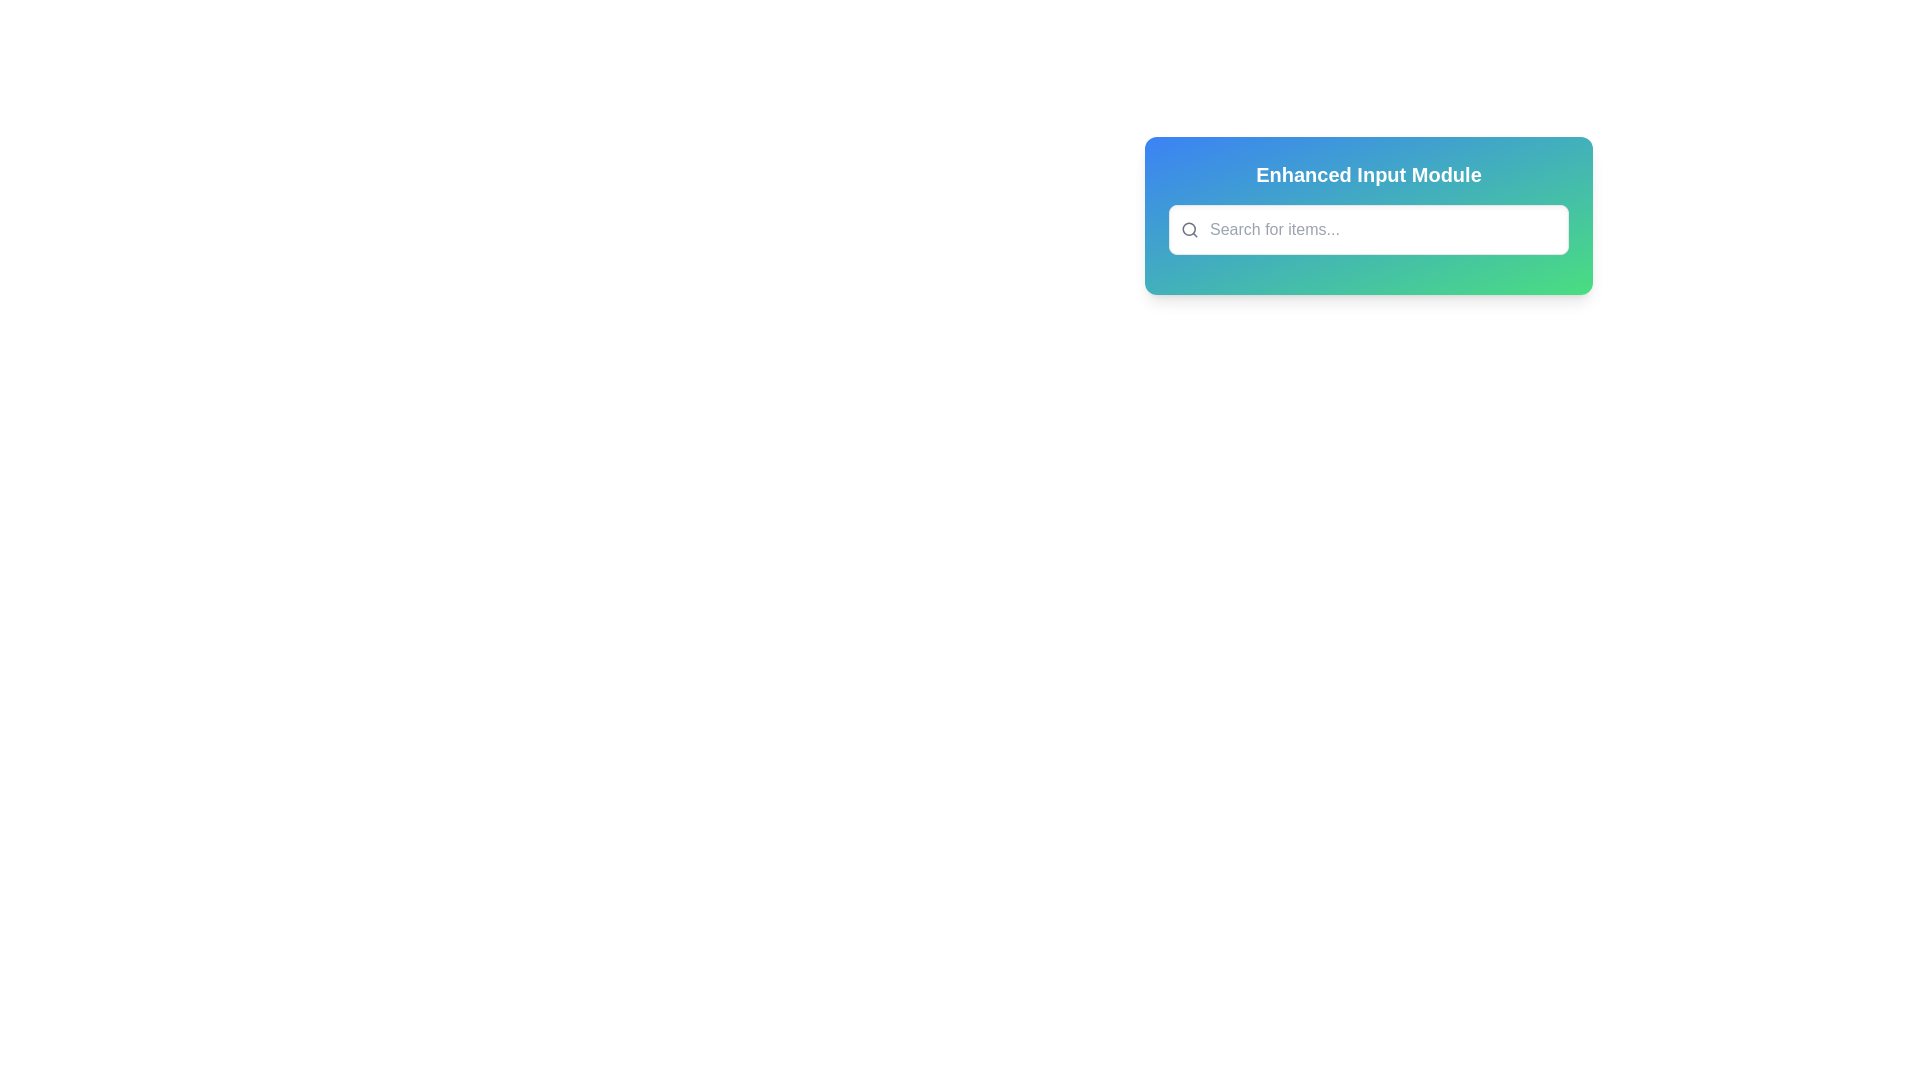 The image size is (1920, 1080). What do you see at coordinates (1190, 229) in the screenshot?
I see `the search icon located within the 'Enhanced Input Module' to the left of the 'Search for items...' input field` at bounding box center [1190, 229].